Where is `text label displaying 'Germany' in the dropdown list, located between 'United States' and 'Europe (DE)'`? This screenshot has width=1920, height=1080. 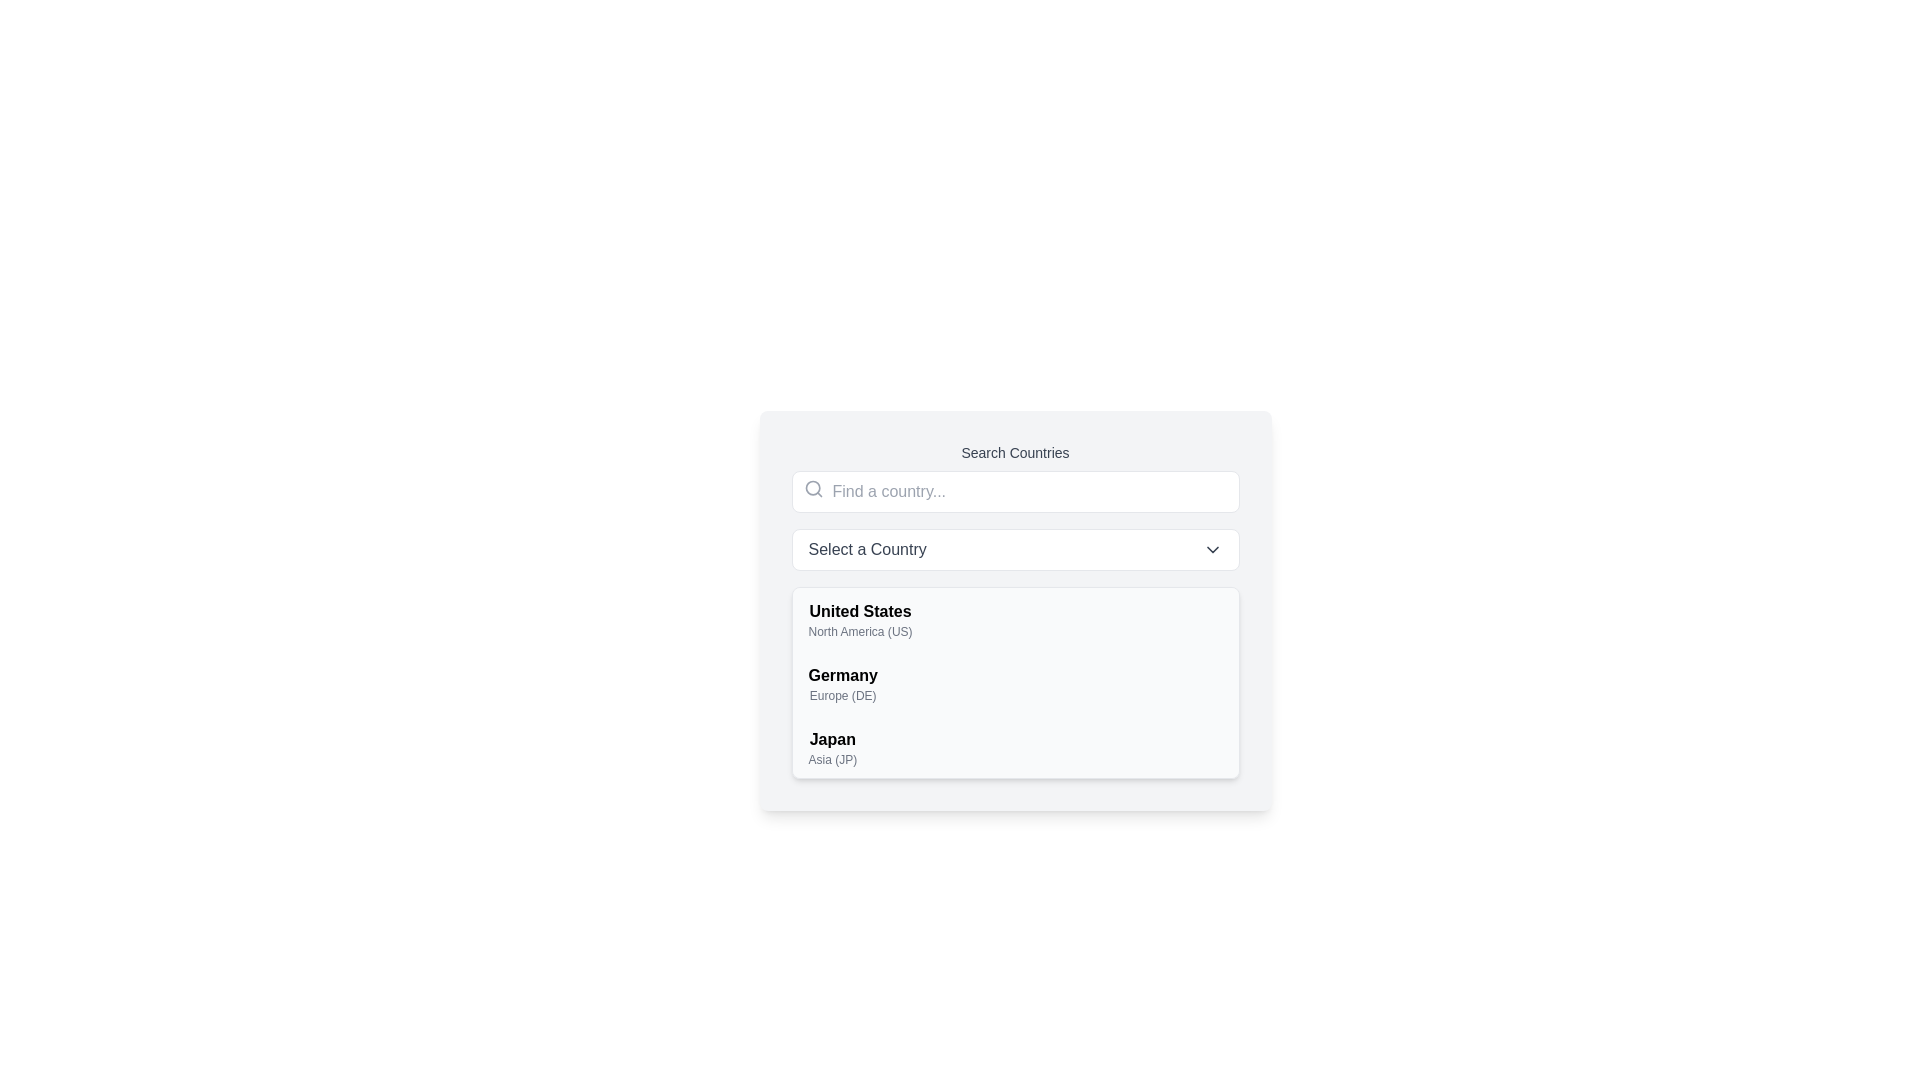 text label displaying 'Germany' in the dropdown list, located between 'United States' and 'Europe (DE)' is located at coordinates (843, 675).